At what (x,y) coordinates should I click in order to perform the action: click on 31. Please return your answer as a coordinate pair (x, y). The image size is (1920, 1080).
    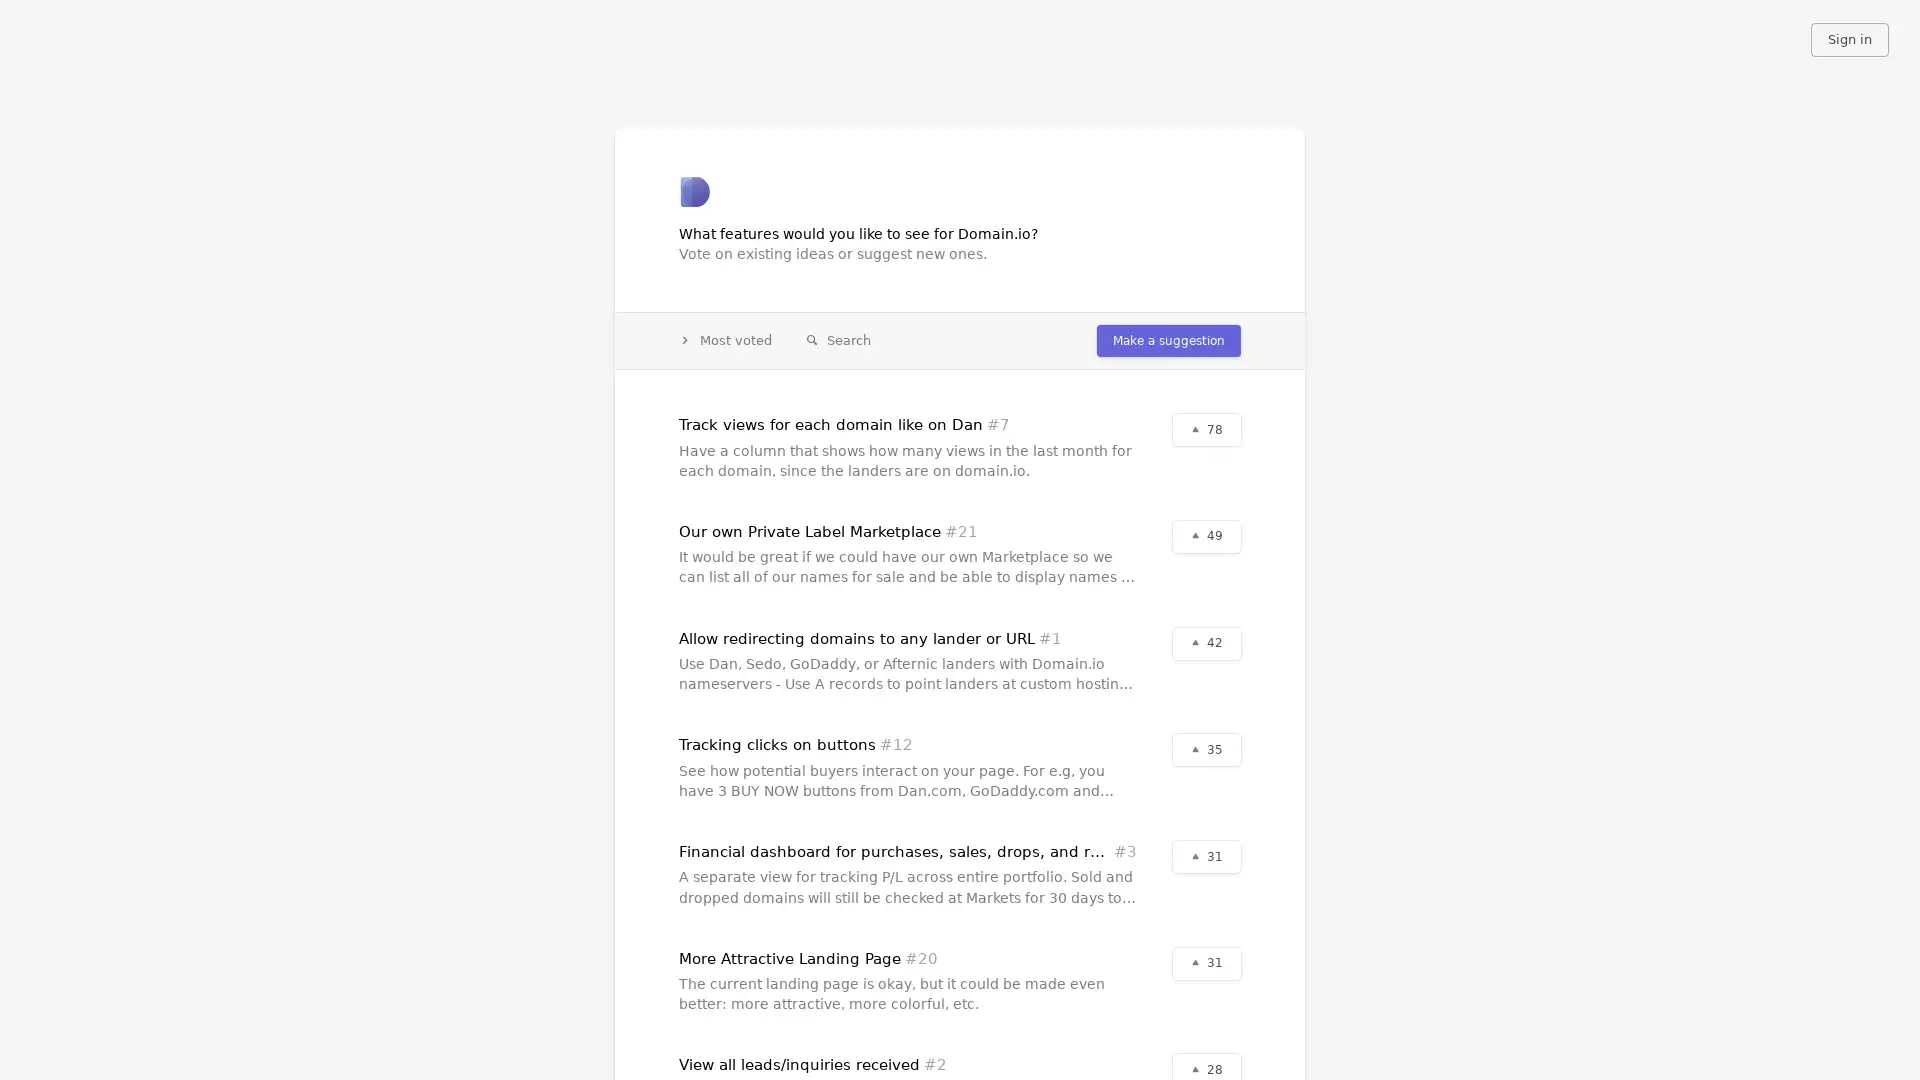
    Looking at the image, I should click on (1205, 962).